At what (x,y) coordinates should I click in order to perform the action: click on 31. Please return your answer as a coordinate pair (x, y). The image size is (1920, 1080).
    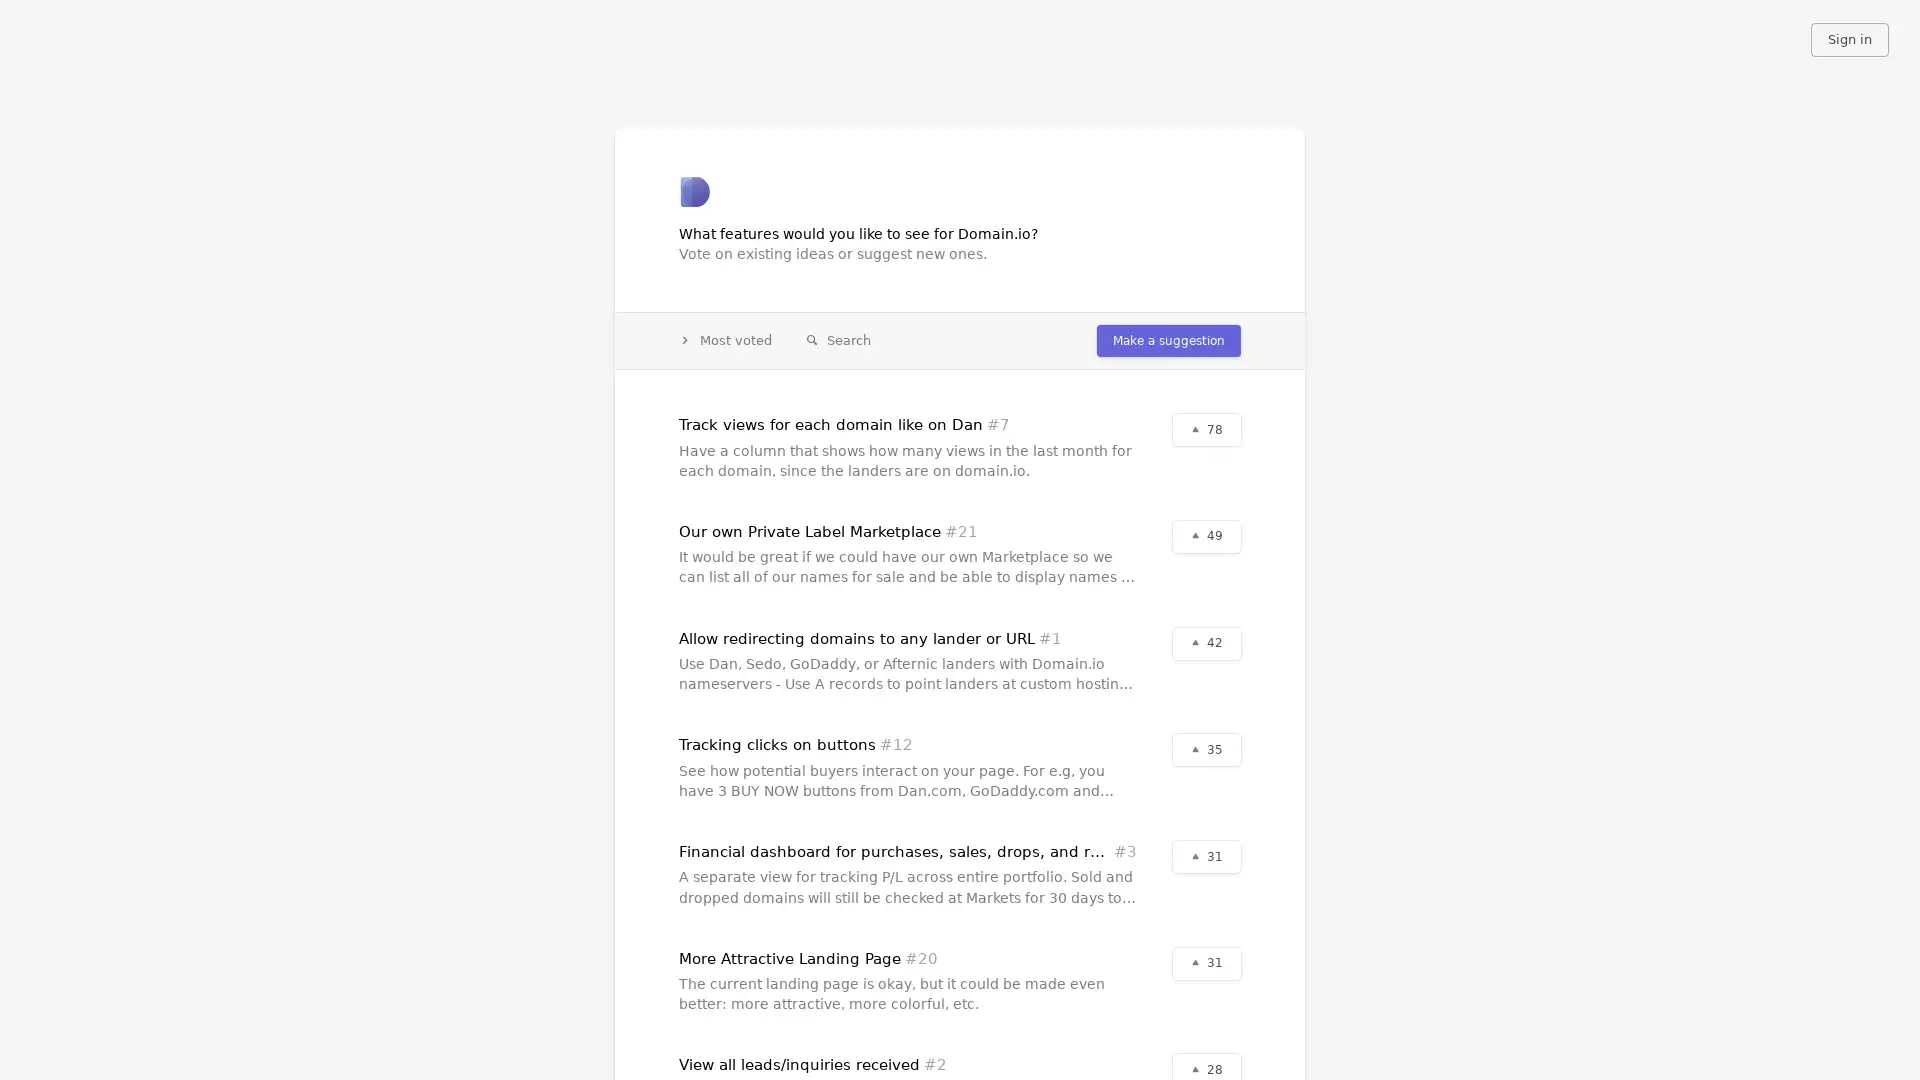
    Looking at the image, I should click on (1205, 962).